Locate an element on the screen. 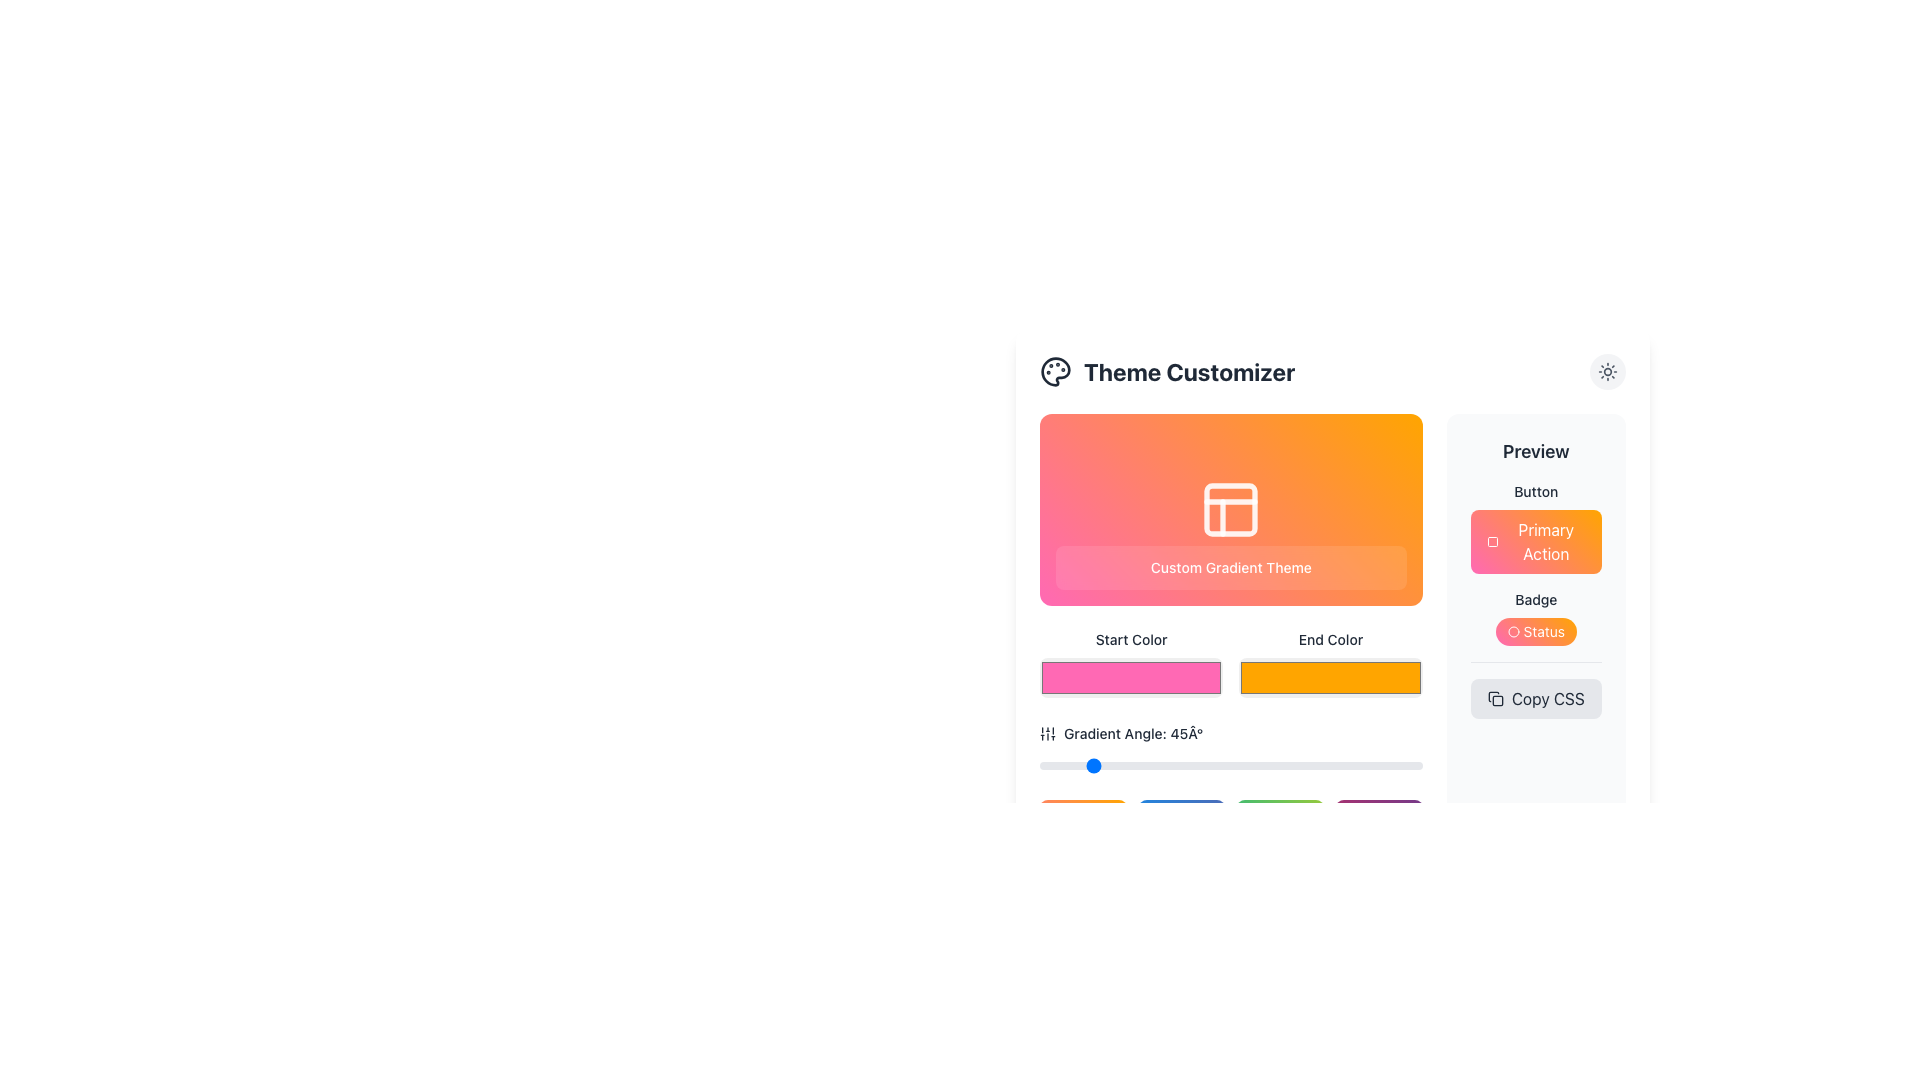 The width and height of the screenshot is (1920, 1080). the rectangular badge with a gradient background transitioning from pink to orange, containing the text 'Status' in white, located in the 'Preview' section above the 'Copy CSS' button is located at coordinates (1535, 599).